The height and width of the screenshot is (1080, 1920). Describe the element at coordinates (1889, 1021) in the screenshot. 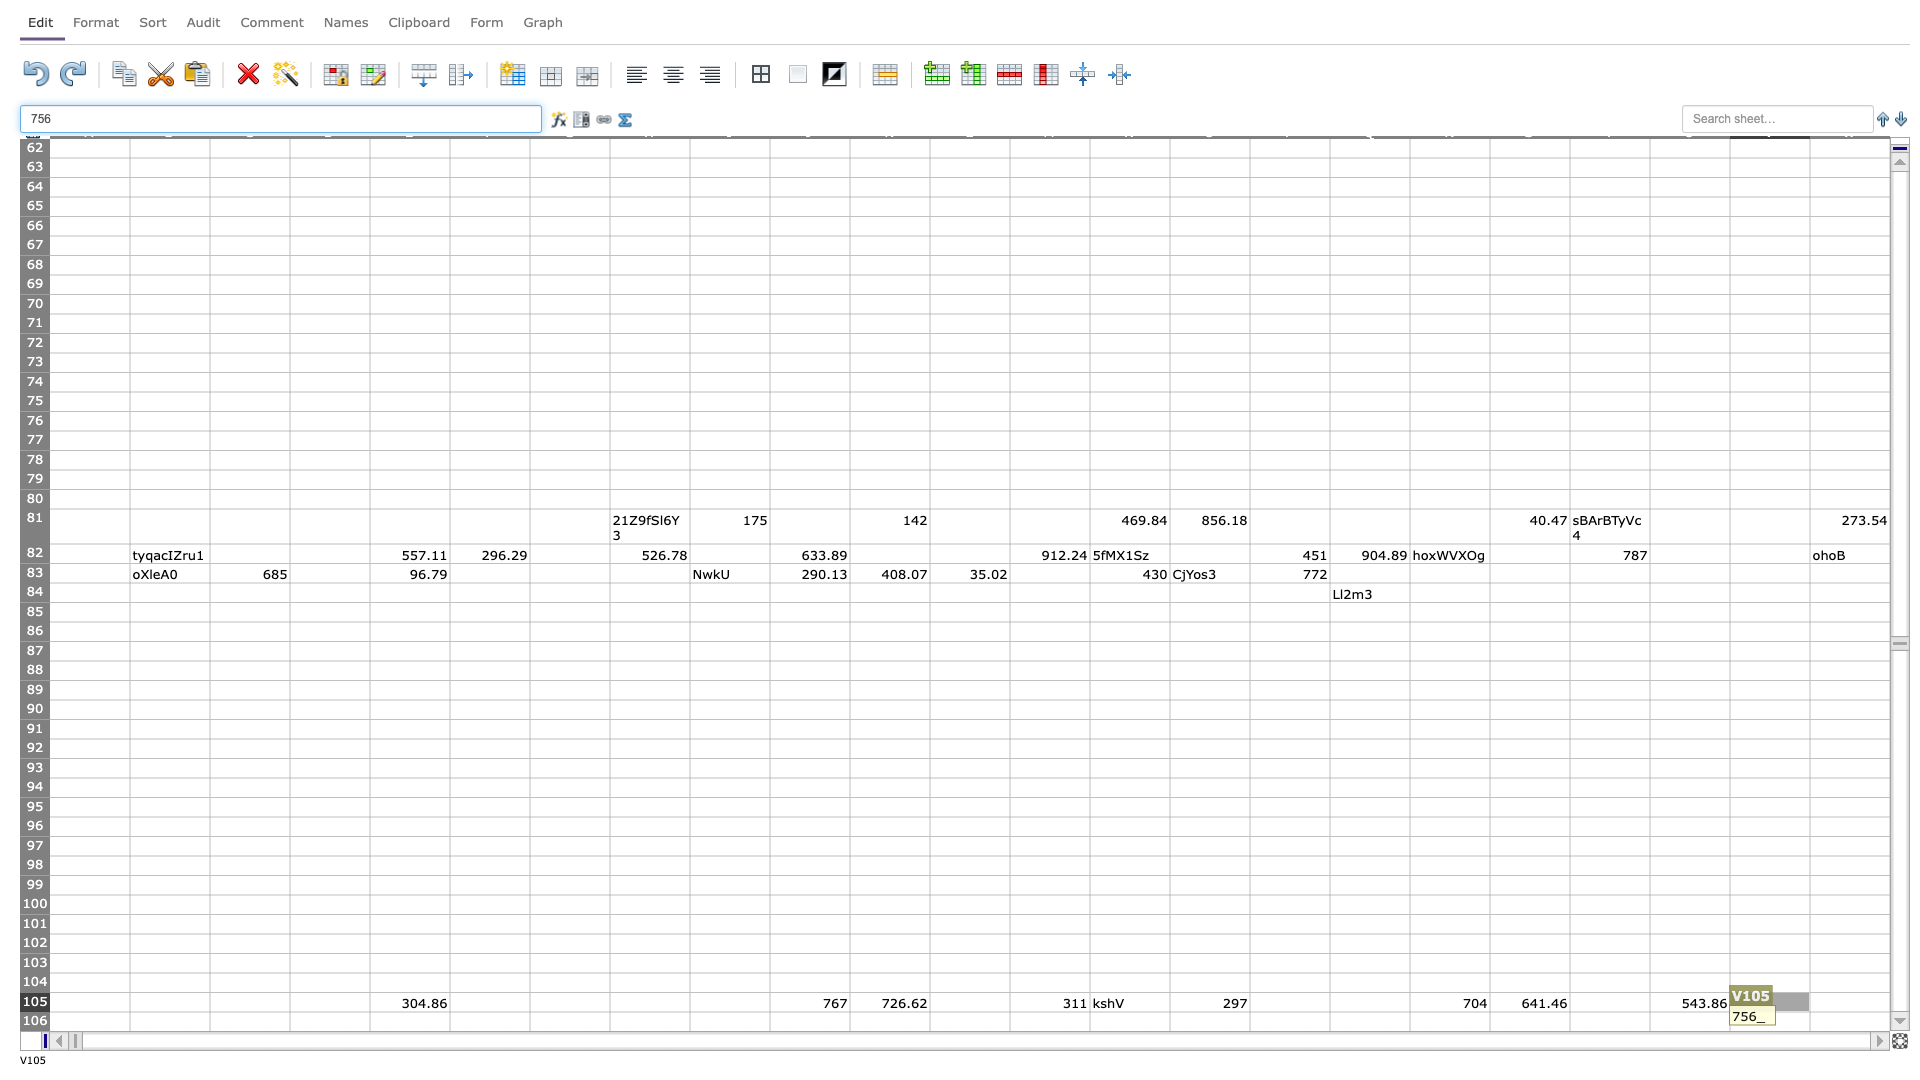

I see `Right edge of W-106` at that location.